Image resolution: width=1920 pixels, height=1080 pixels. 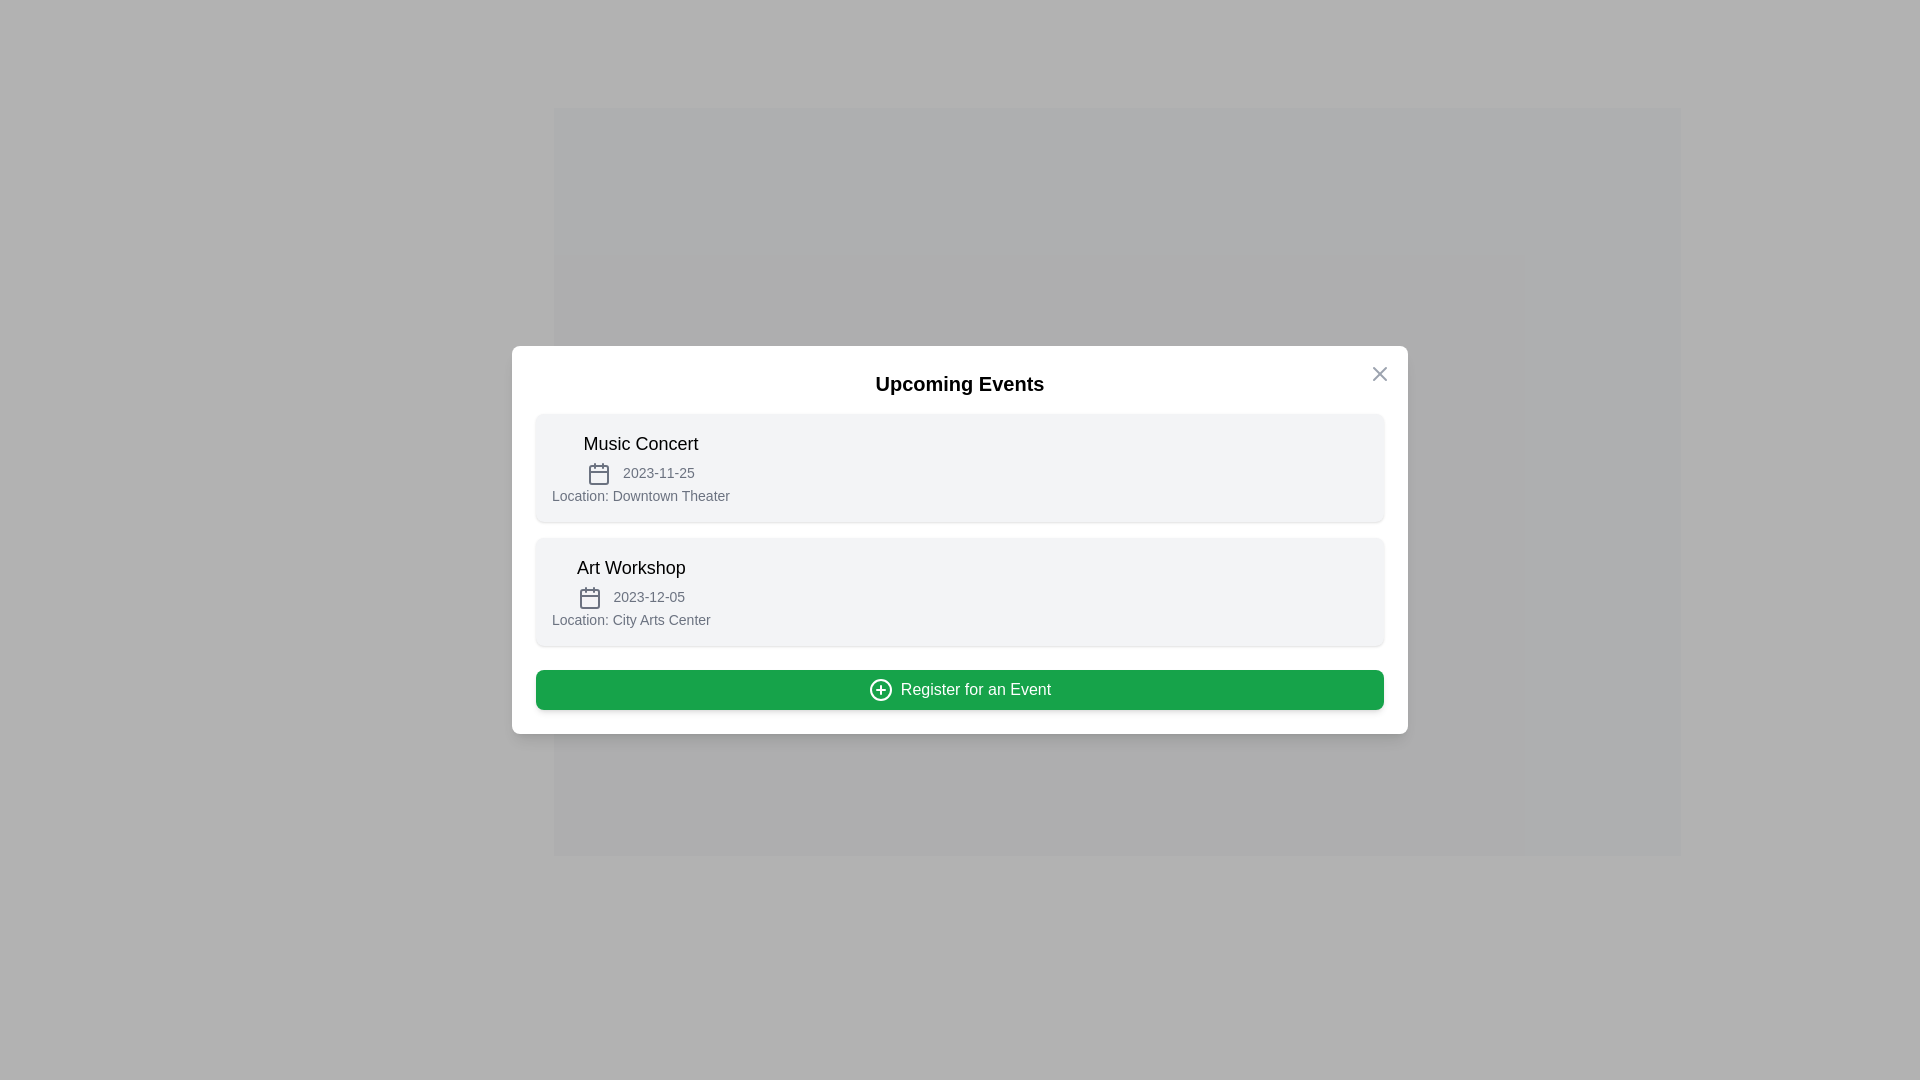 I want to click on the date '2023-11-25' in the informational event display box for 'Music Concert', so click(x=640, y=467).